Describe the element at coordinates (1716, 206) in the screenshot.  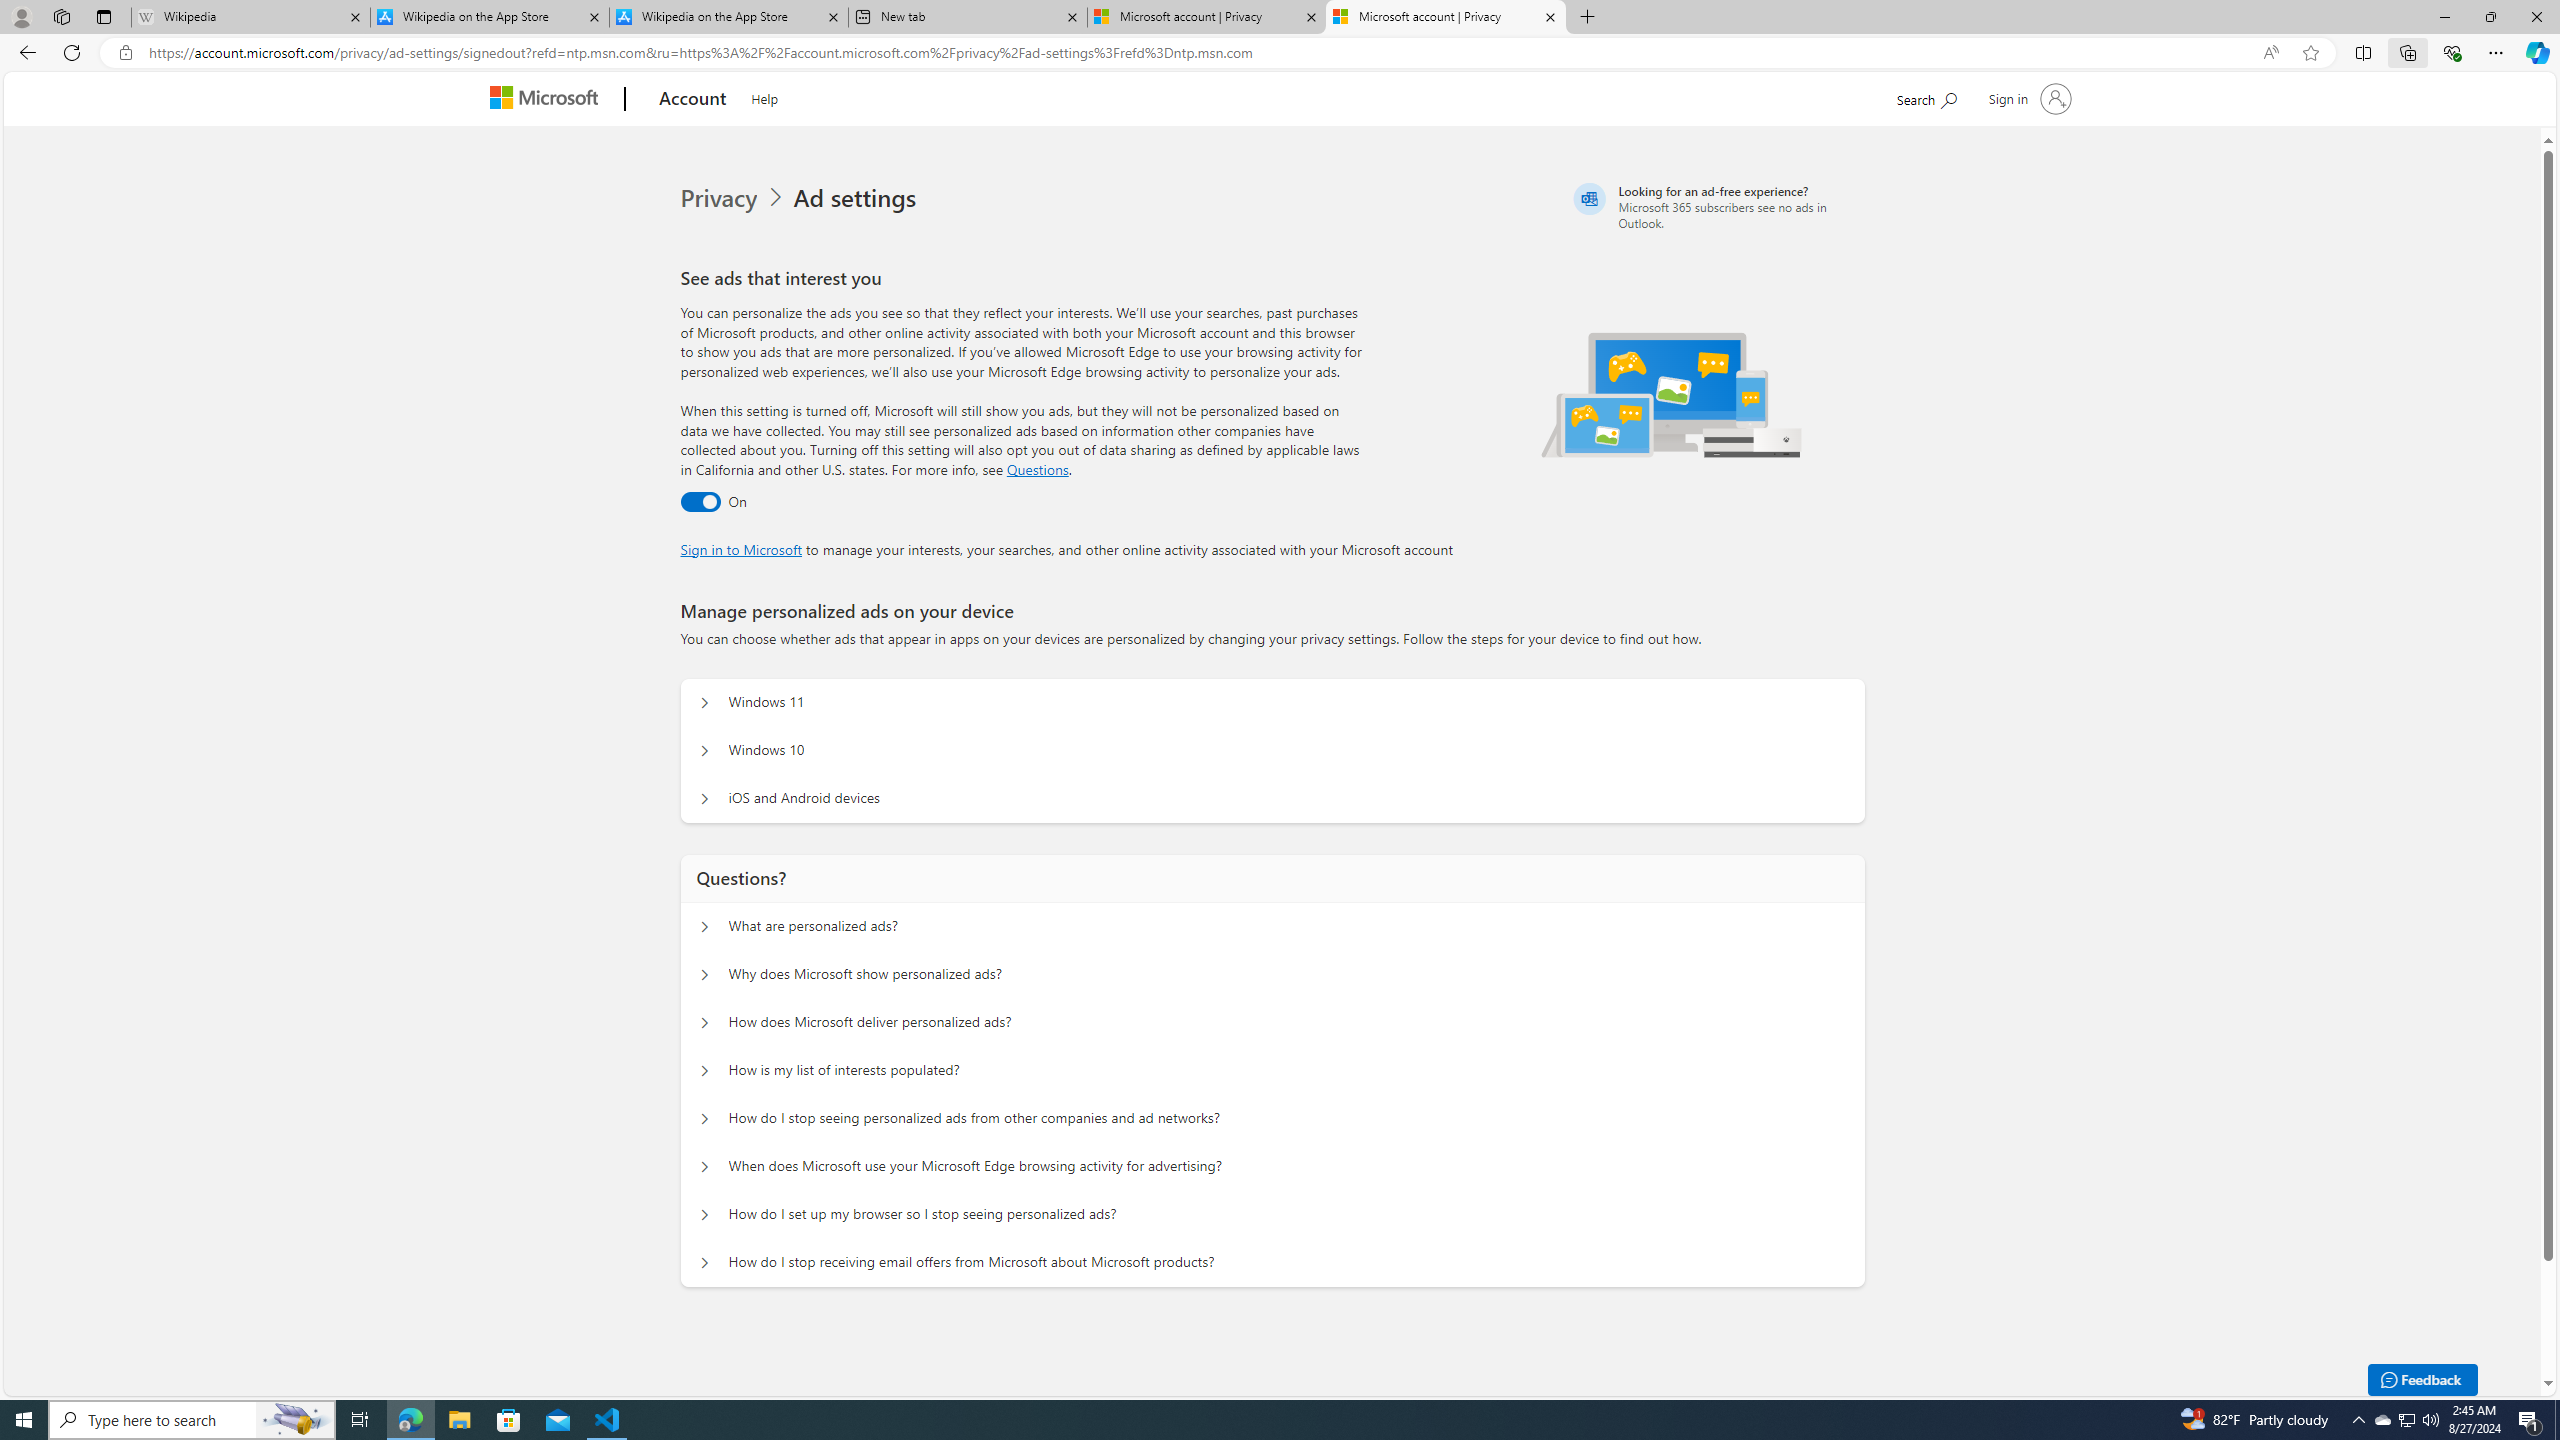
I see `'Looking for an ad-free experience?'` at that location.